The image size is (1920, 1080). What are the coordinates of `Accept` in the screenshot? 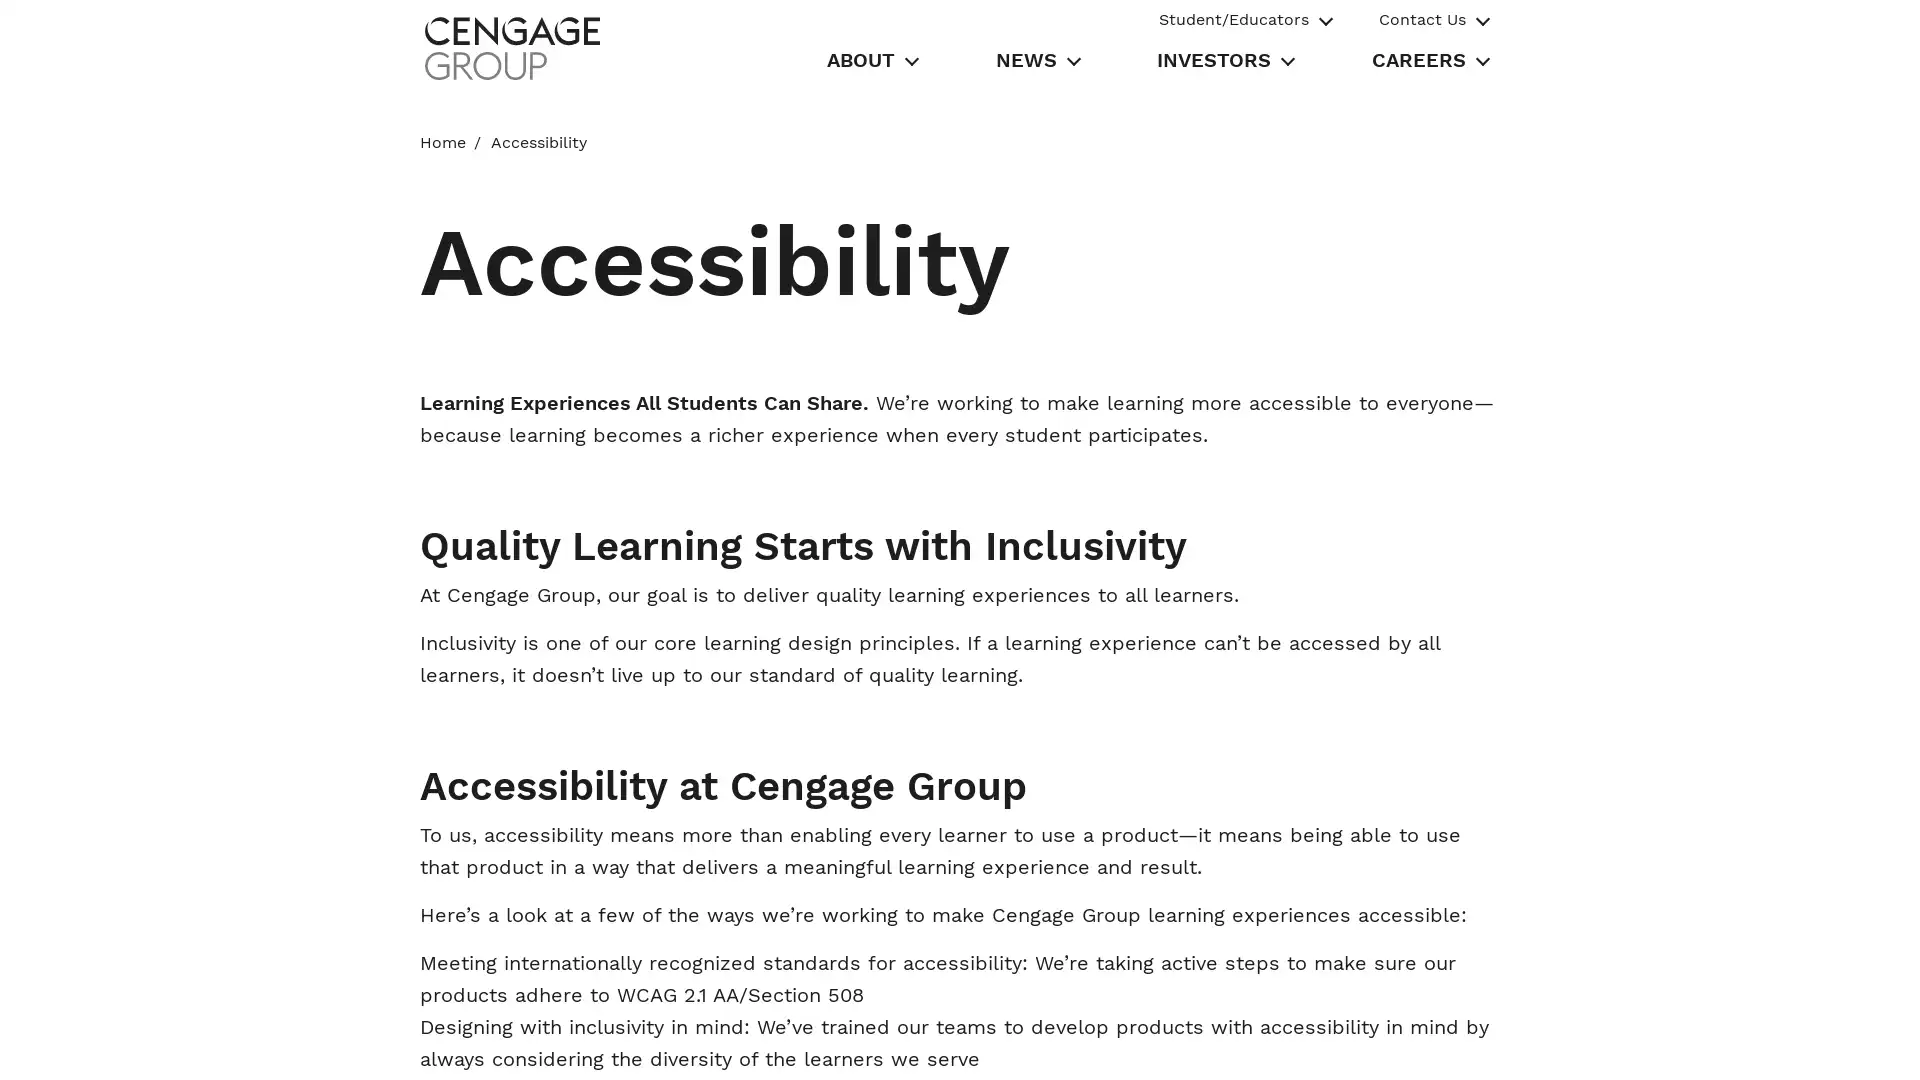 It's located at (1541, 1041).